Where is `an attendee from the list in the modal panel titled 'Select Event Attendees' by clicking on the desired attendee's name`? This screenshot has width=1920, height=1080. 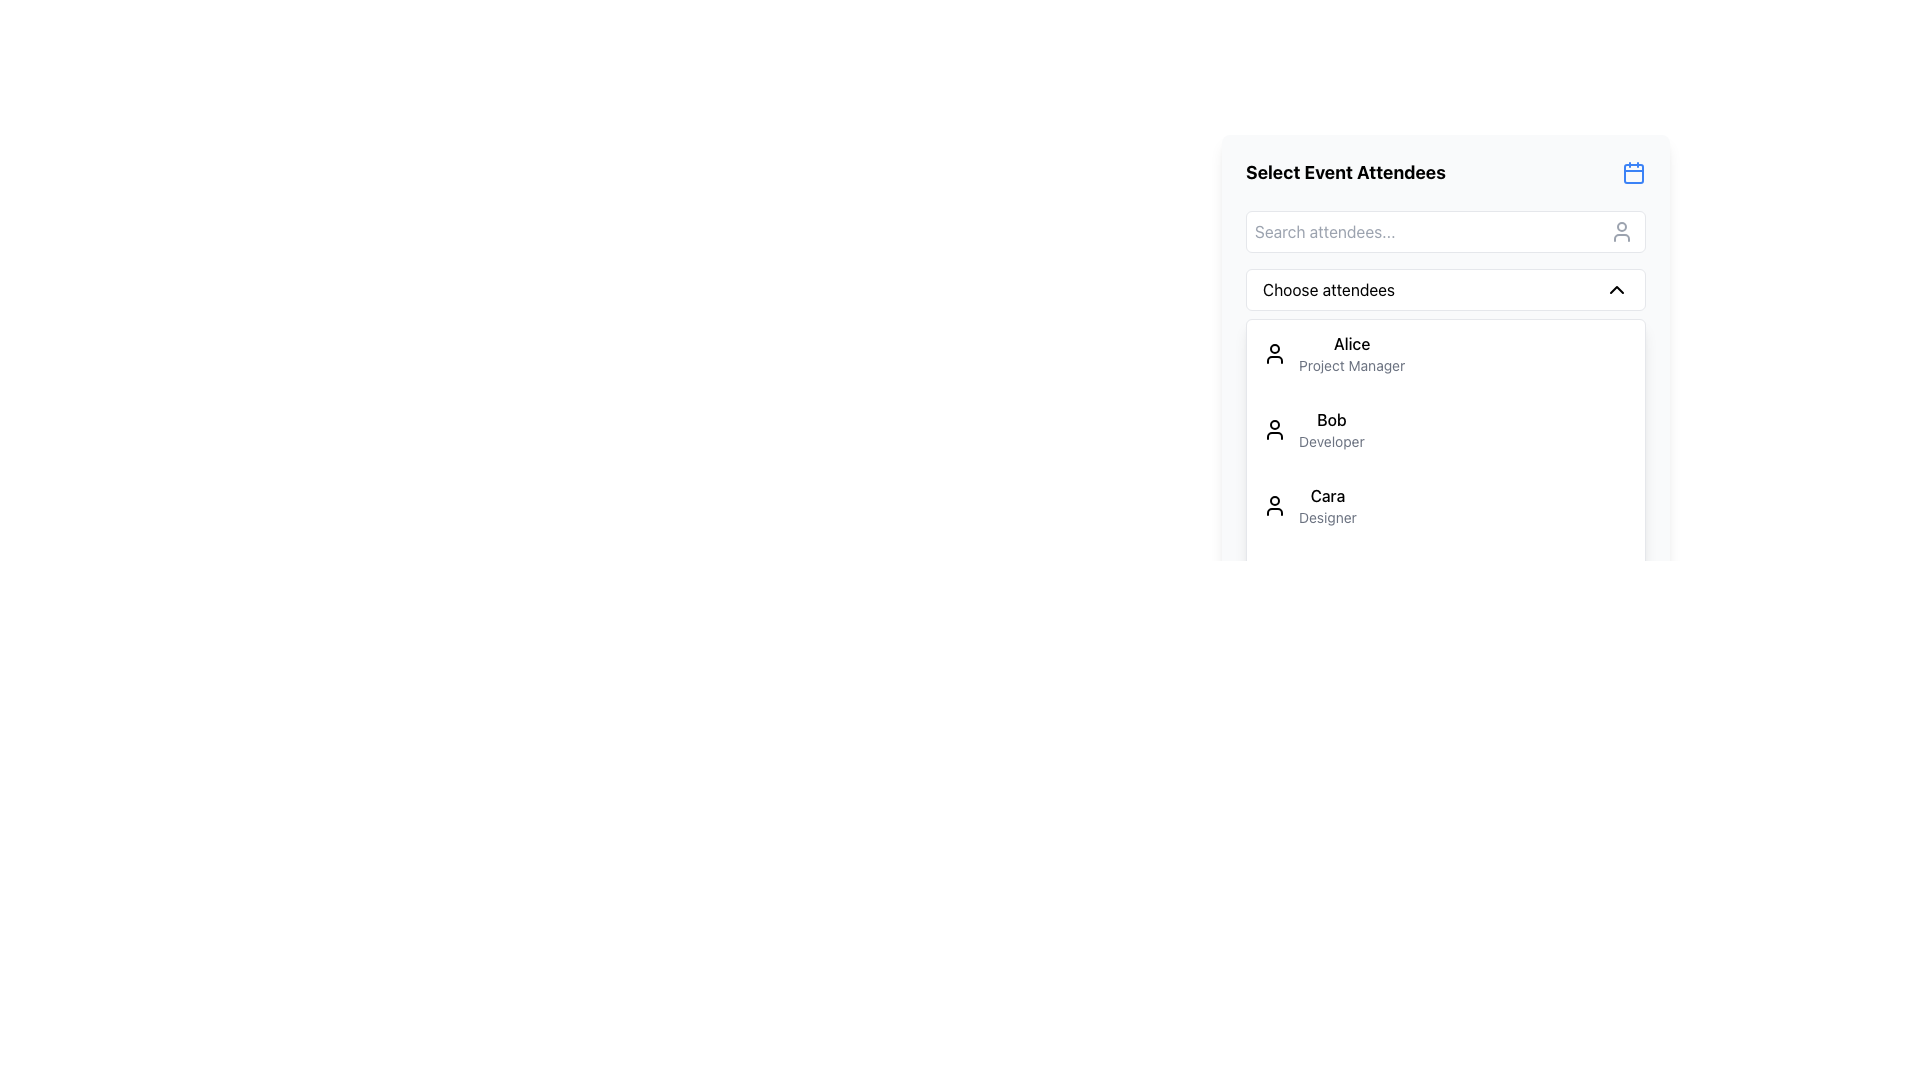 an attendee from the list in the modal panel titled 'Select Event Attendees' by clicking on the desired attendee's name is located at coordinates (1445, 334).